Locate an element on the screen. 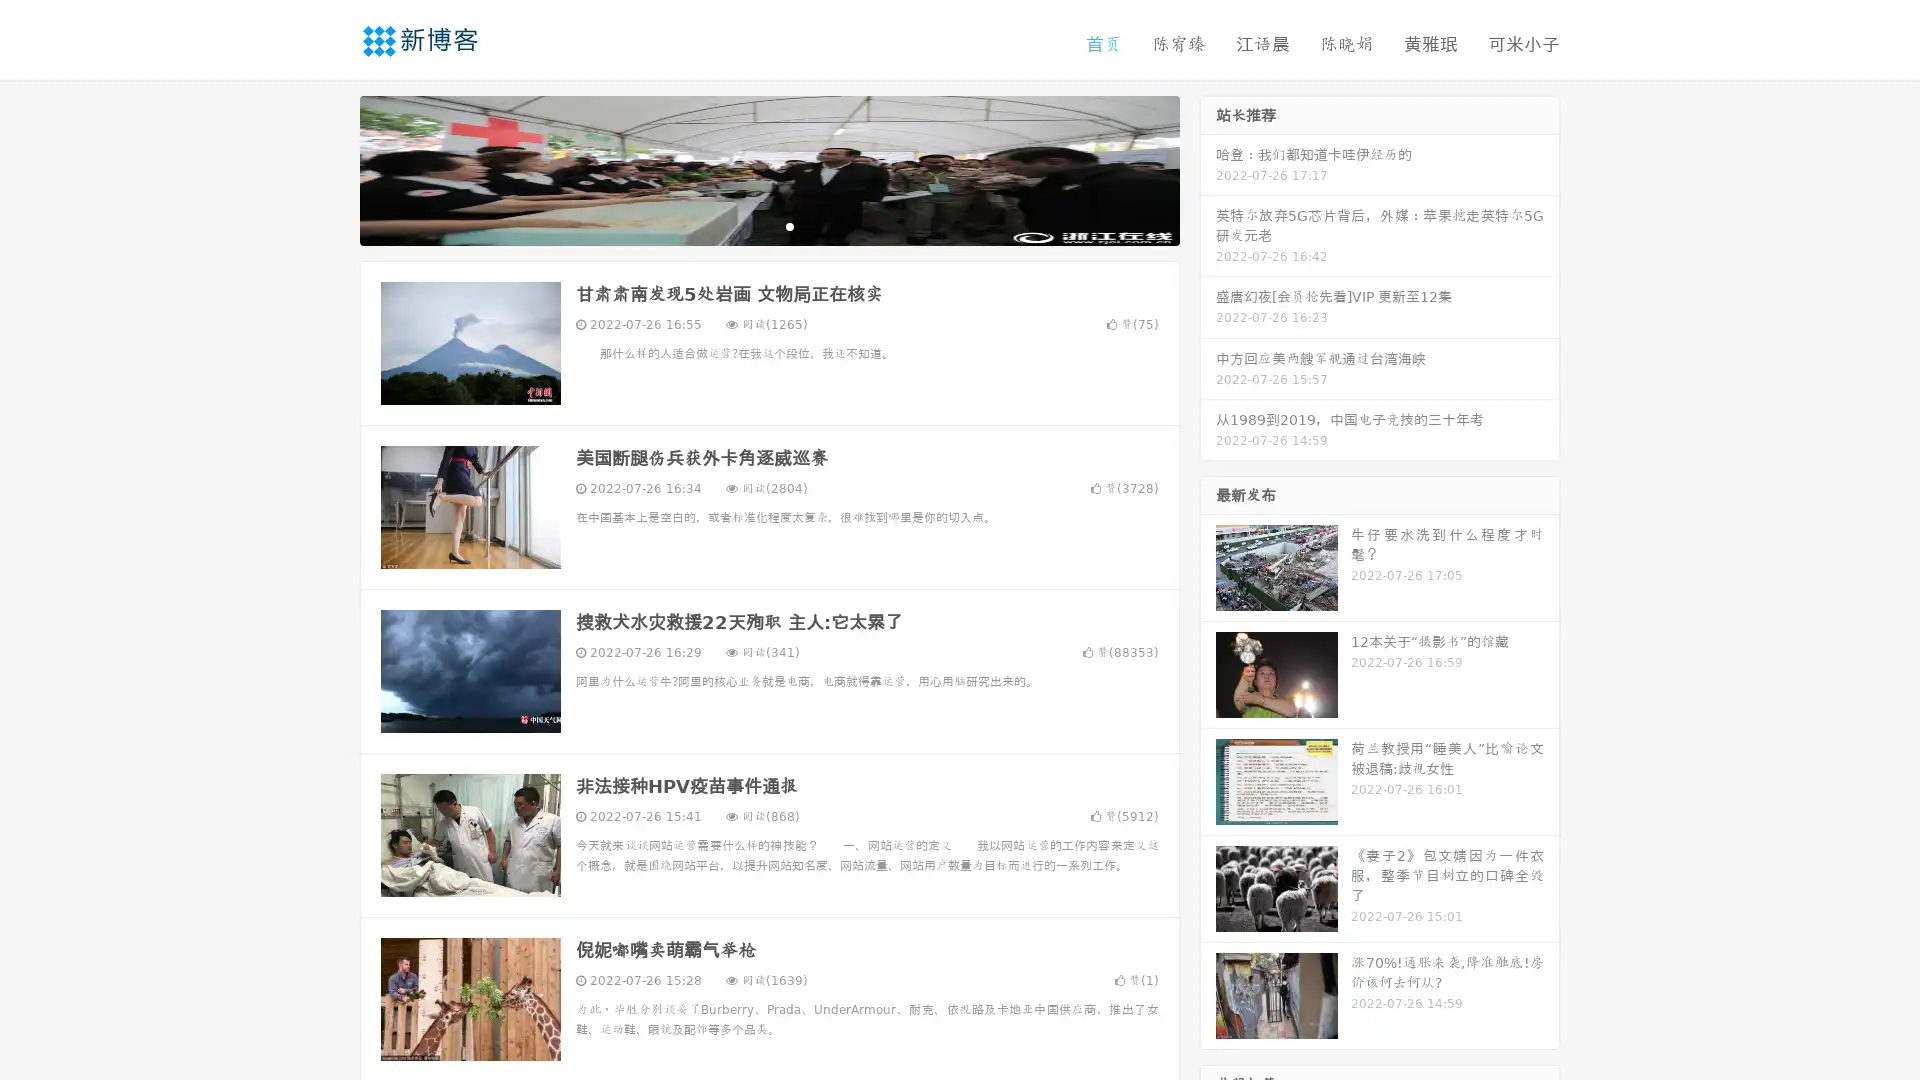 Image resolution: width=1920 pixels, height=1080 pixels. Go to slide 2 is located at coordinates (768, 225).